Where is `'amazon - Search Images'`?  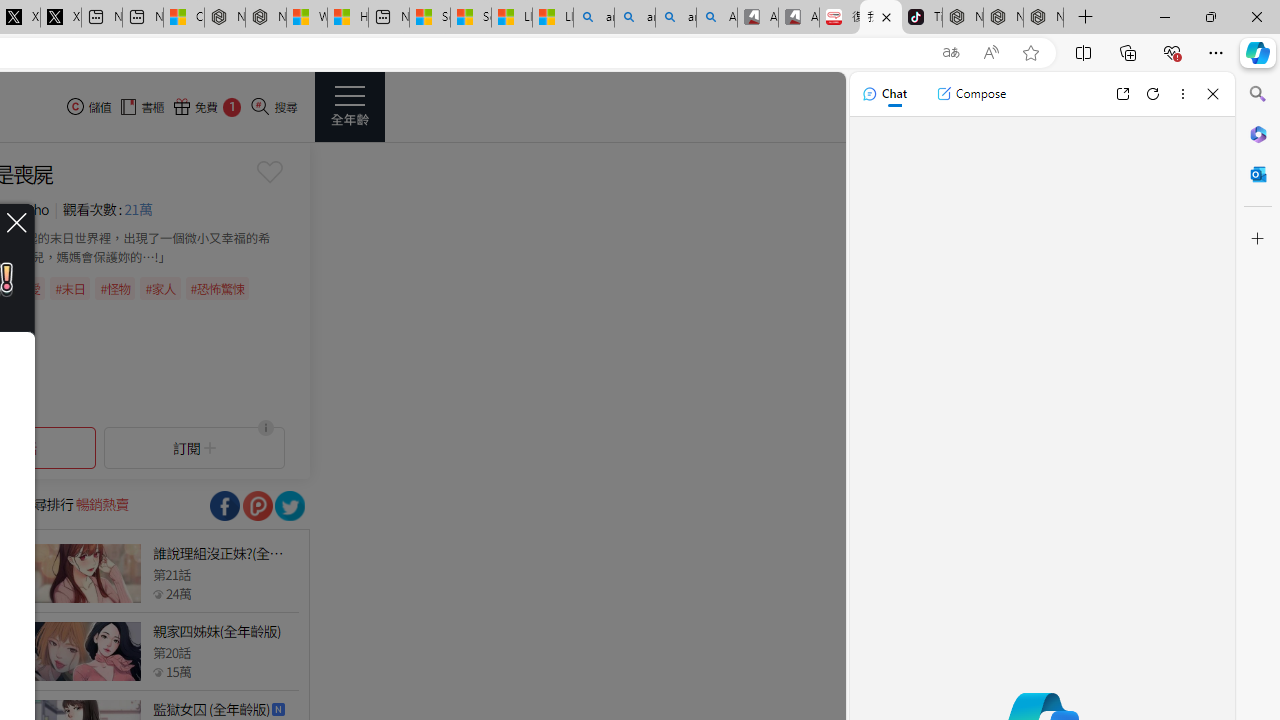
'amazon - Search Images' is located at coordinates (675, 17).